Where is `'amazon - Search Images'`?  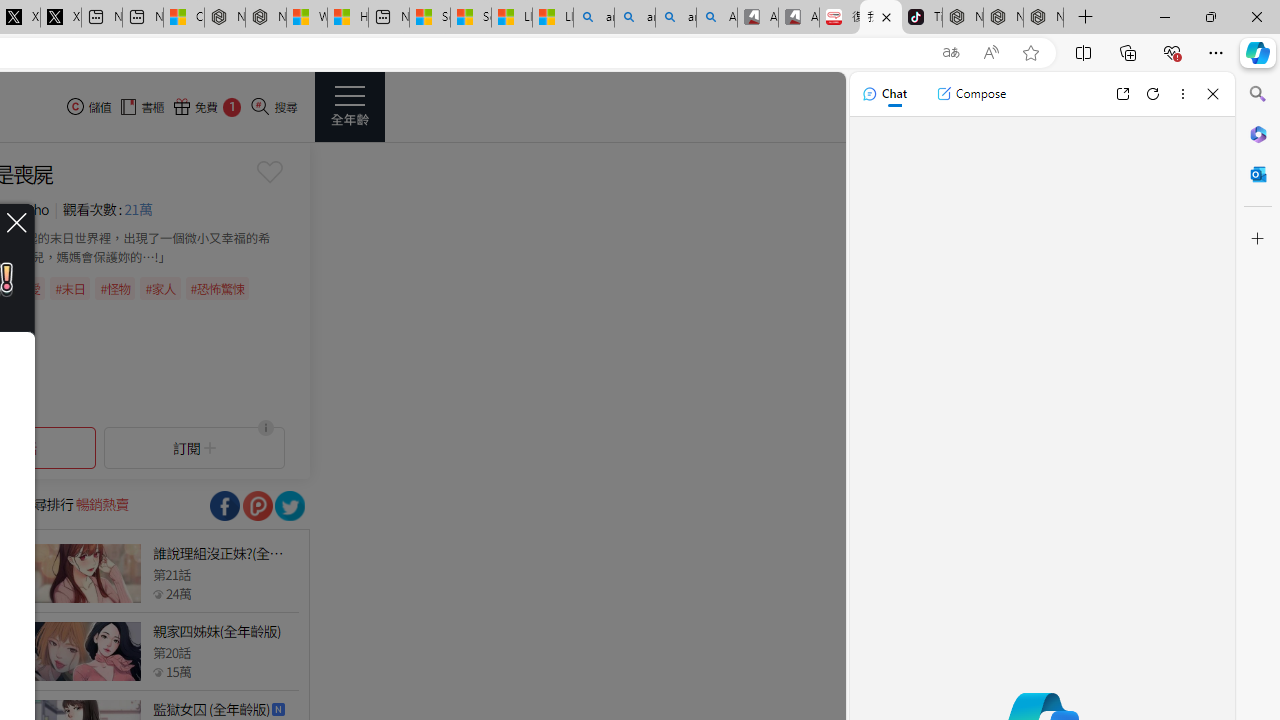
'amazon - Search Images' is located at coordinates (675, 17).